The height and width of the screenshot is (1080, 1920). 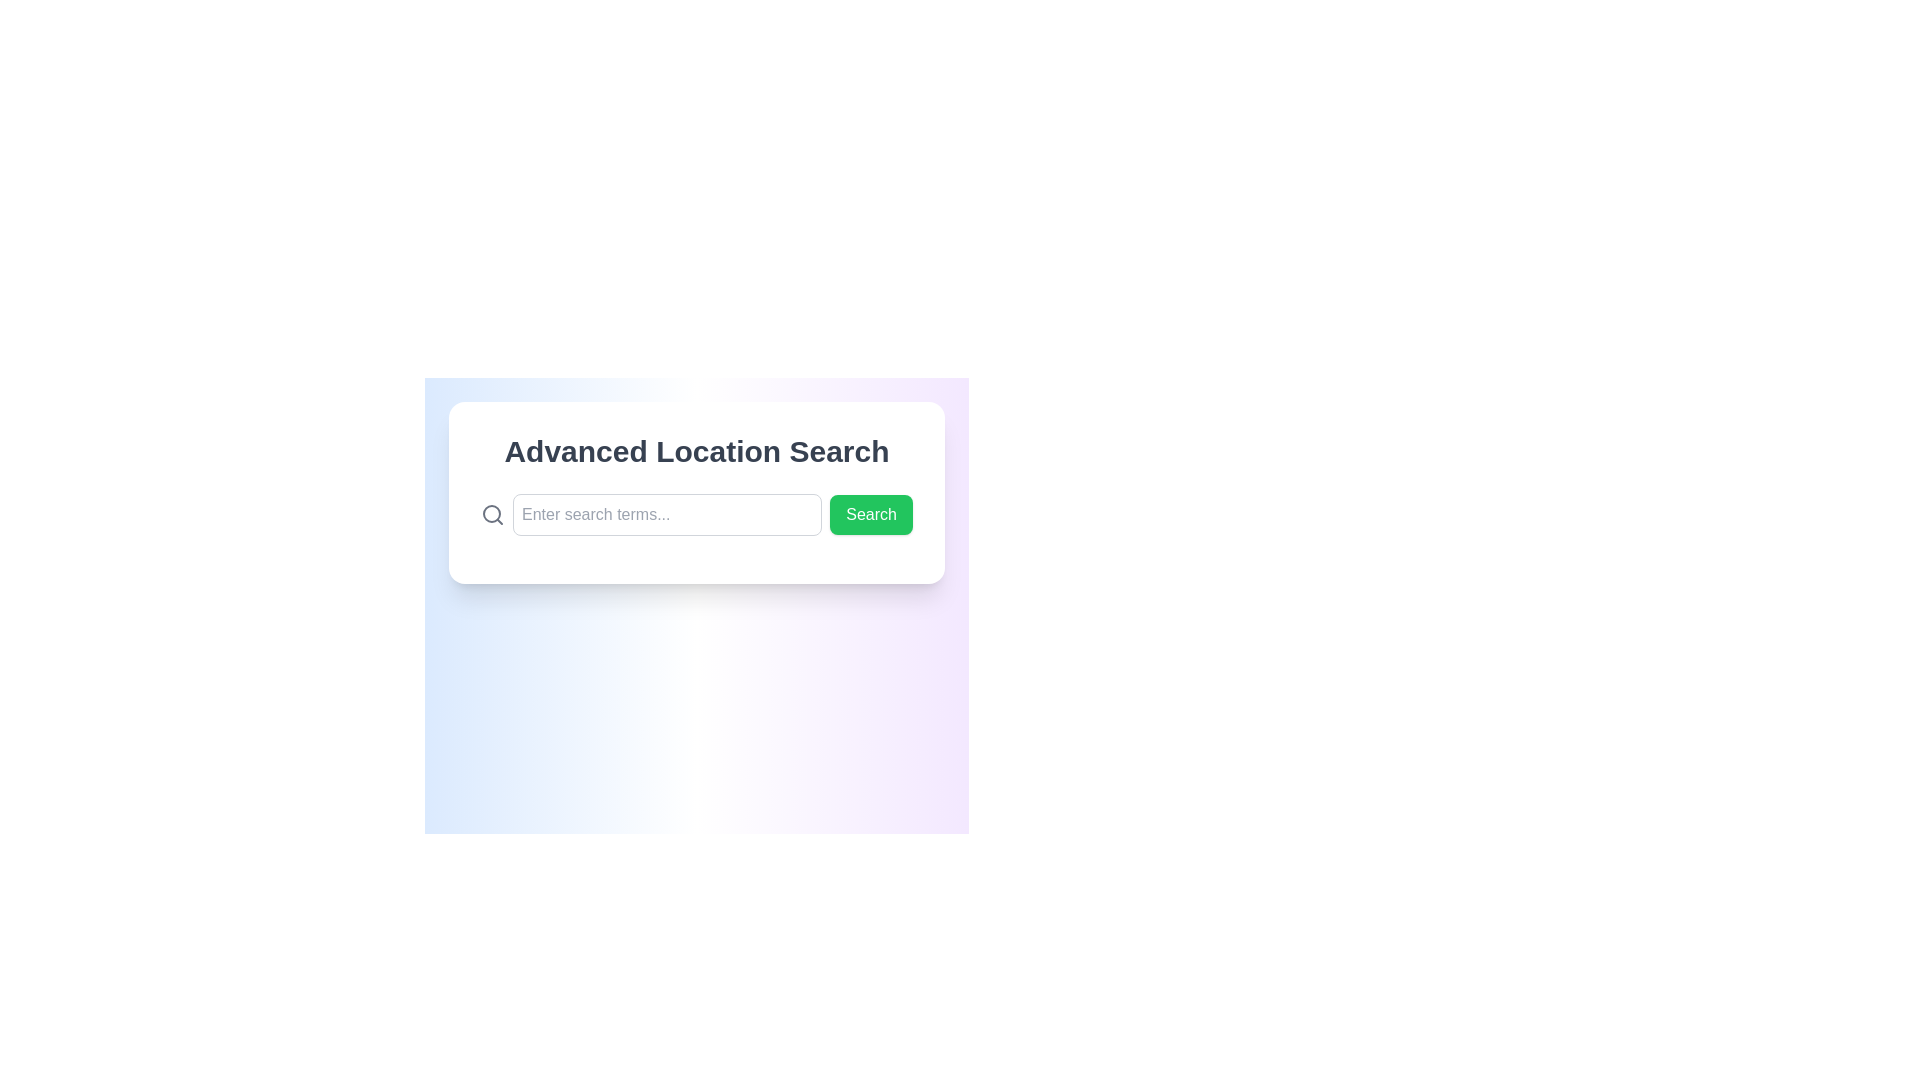 What do you see at coordinates (493, 514) in the screenshot?
I see `the magnifying glass icon that indicates the search function, located to the left of the text input box labeled 'Enter search terms...'` at bounding box center [493, 514].